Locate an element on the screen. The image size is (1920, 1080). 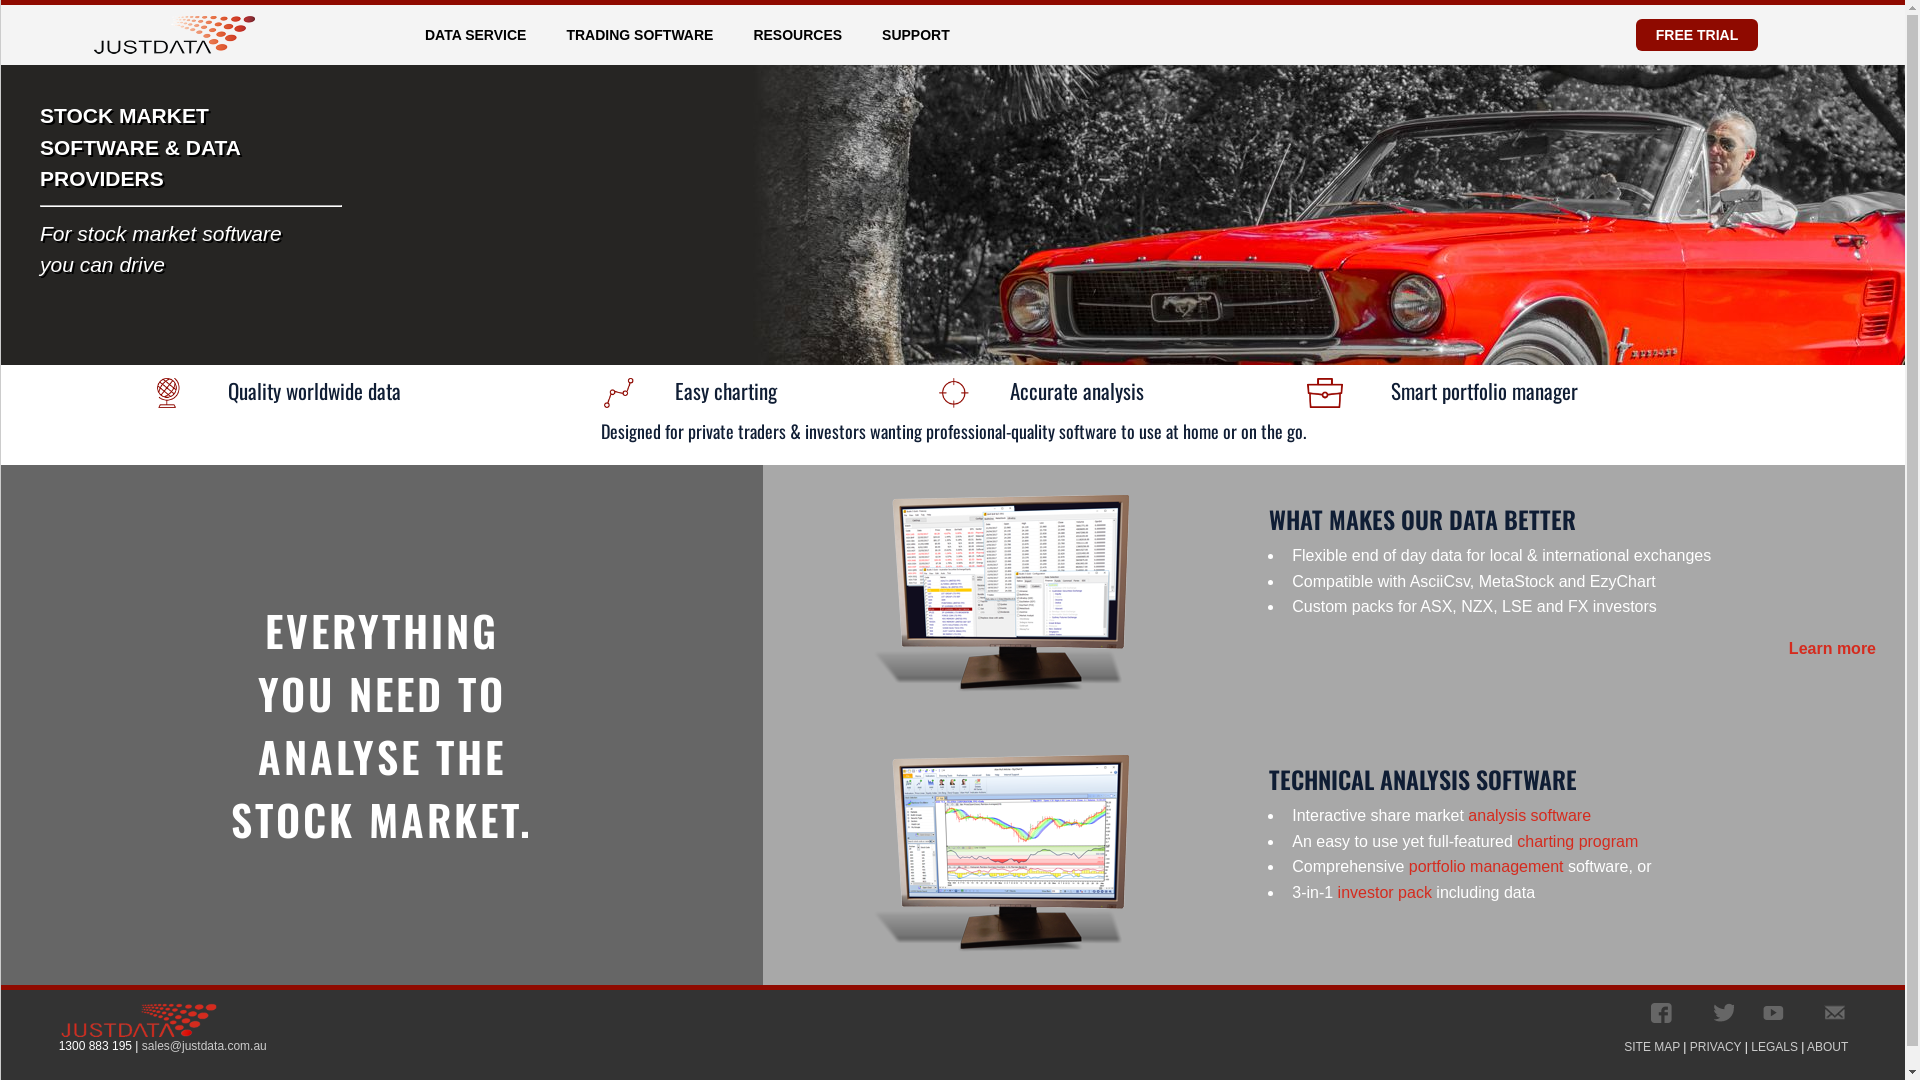
'Data download Software' is located at coordinates (1001, 593).